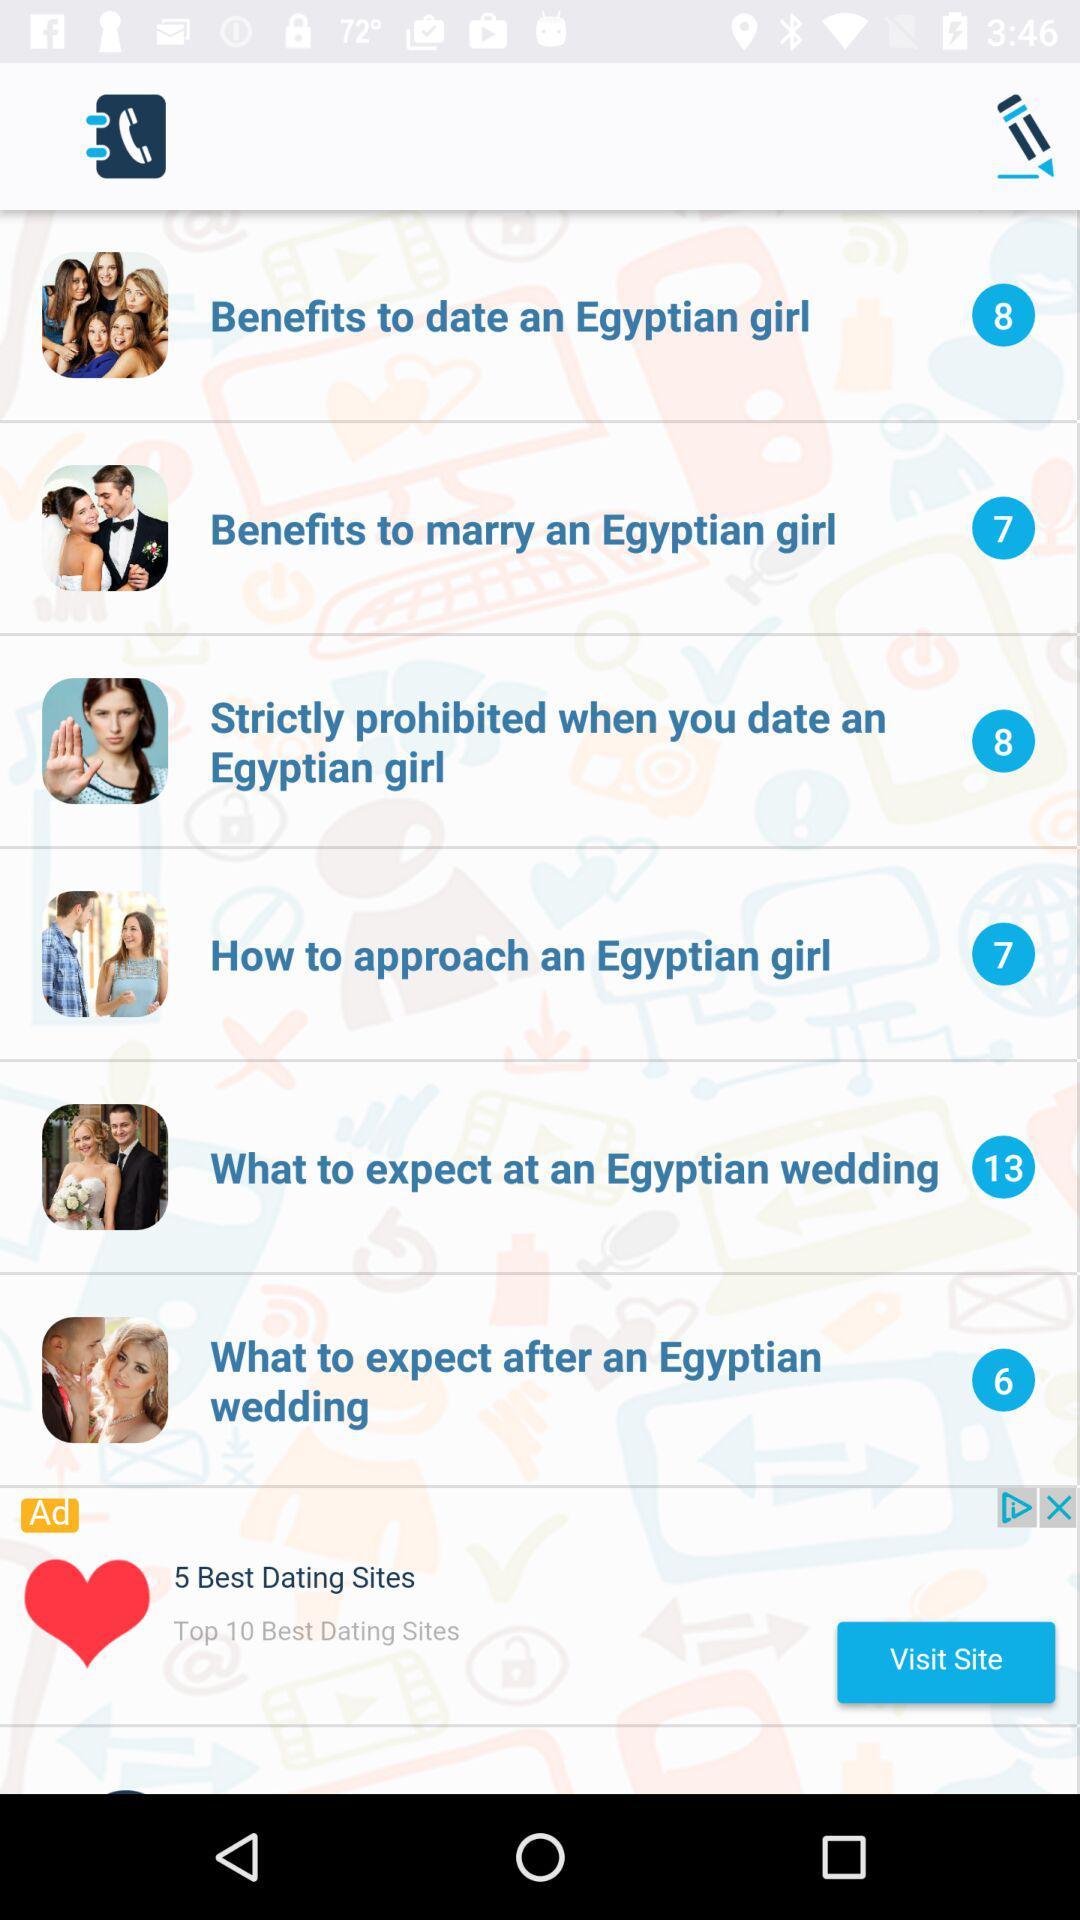 The width and height of the screenshot is (1080, 1920). What do you see at coordinates (537, 1606) in the screenshot?
I see `the advertisement` at bounding box center [537, 1606].